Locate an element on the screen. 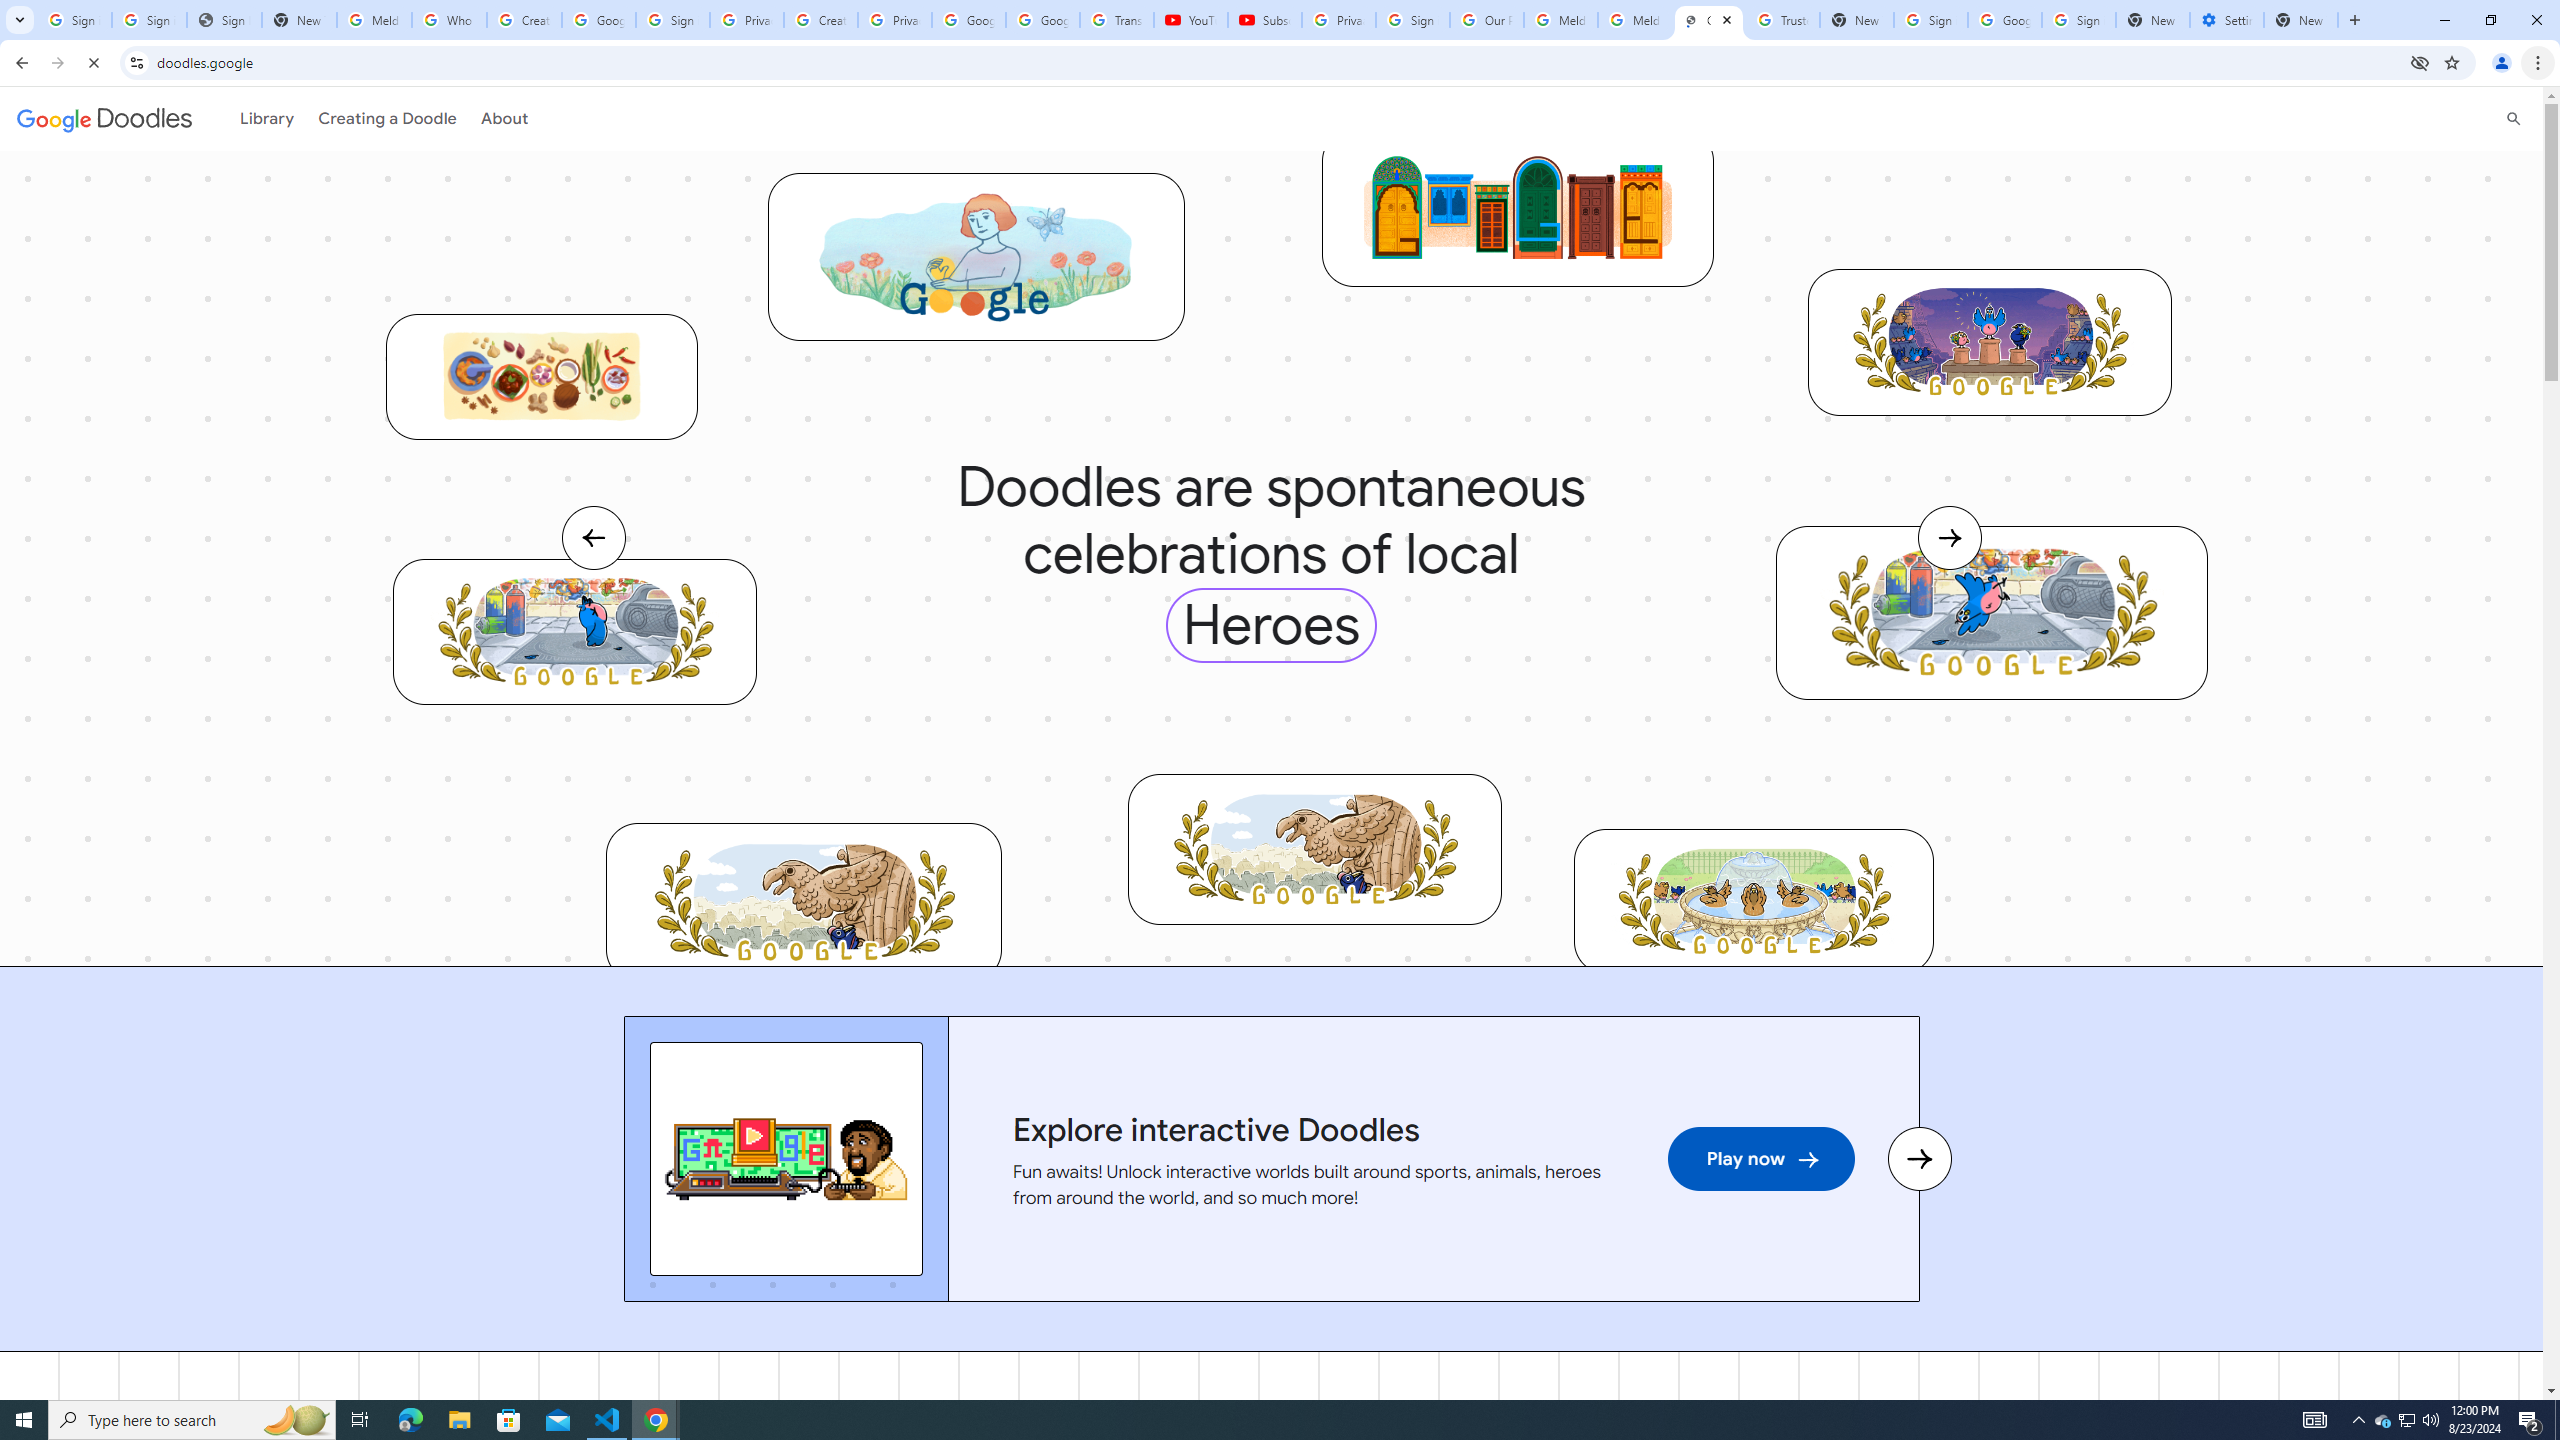  'Google Account' is located at coordinates (1040, 19).